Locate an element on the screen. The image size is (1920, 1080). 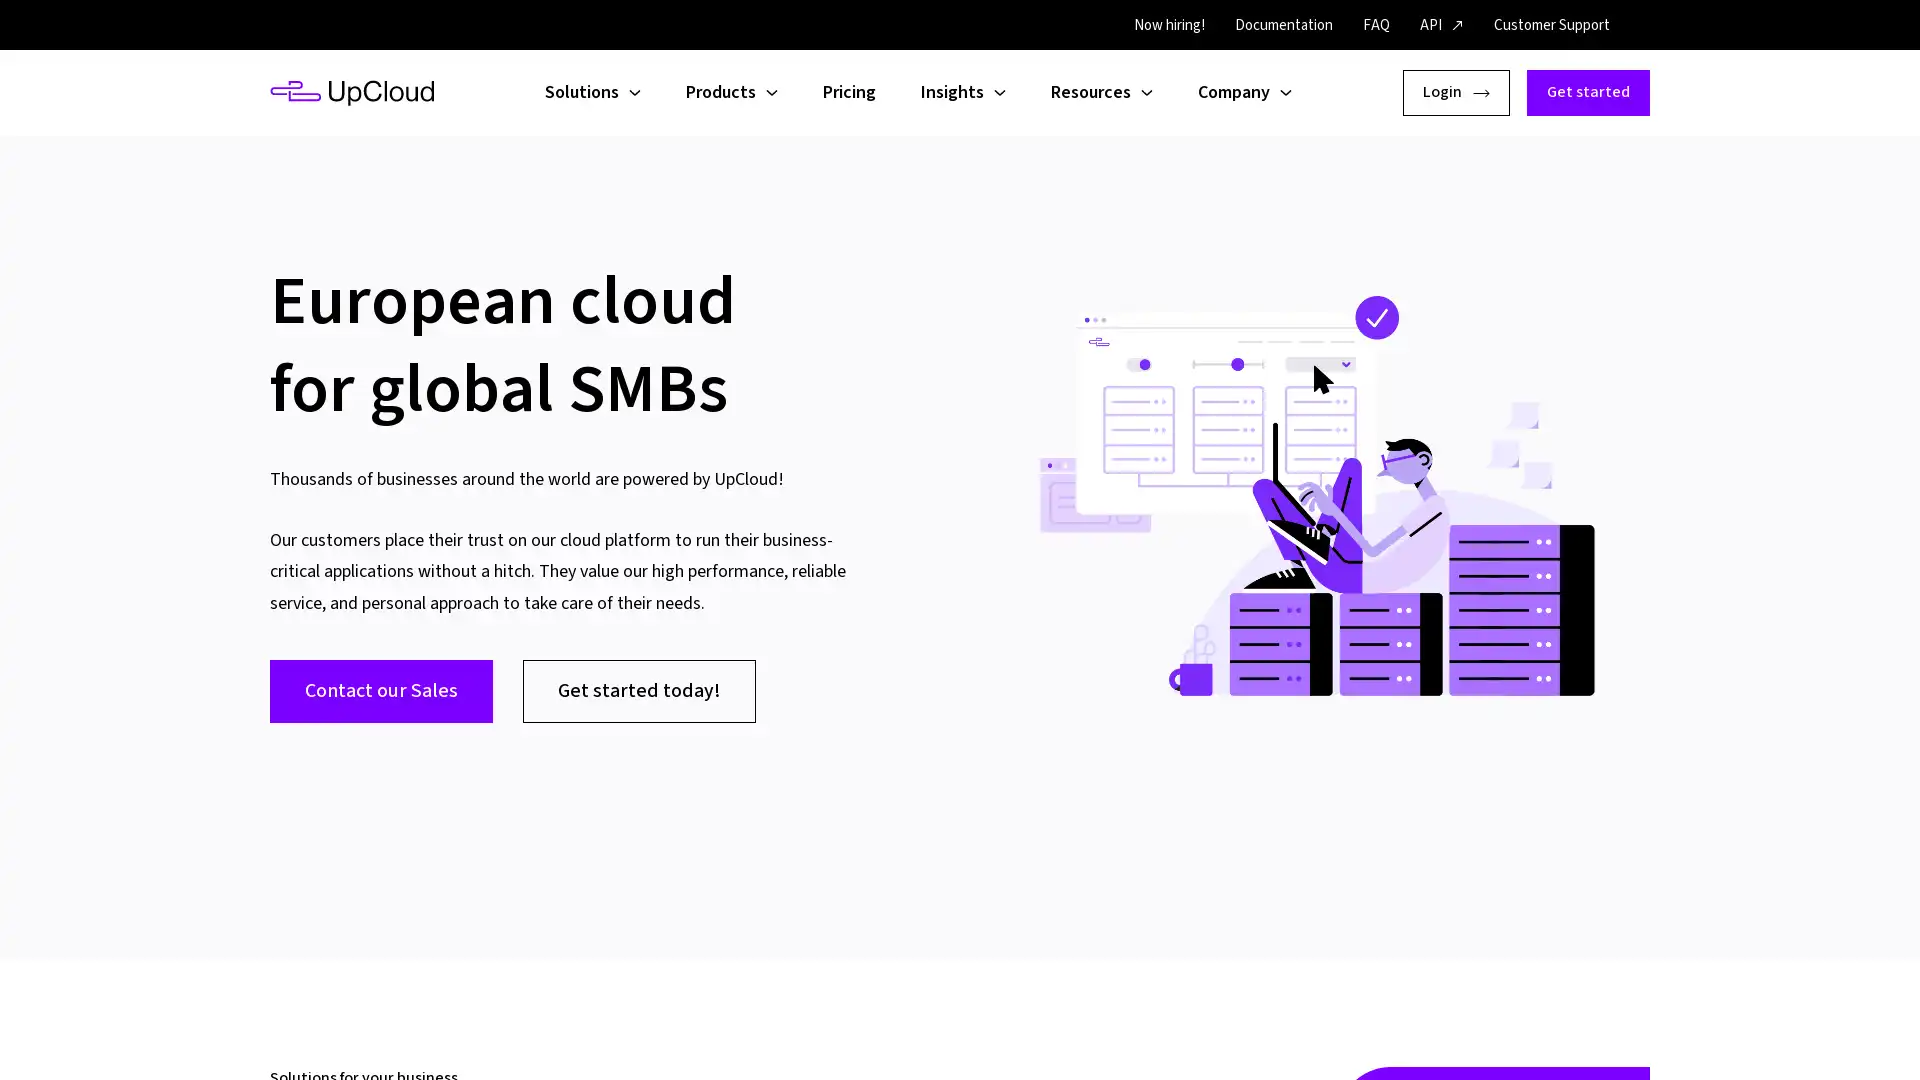
Accept all cookies is located at coordinates (1087, 407).